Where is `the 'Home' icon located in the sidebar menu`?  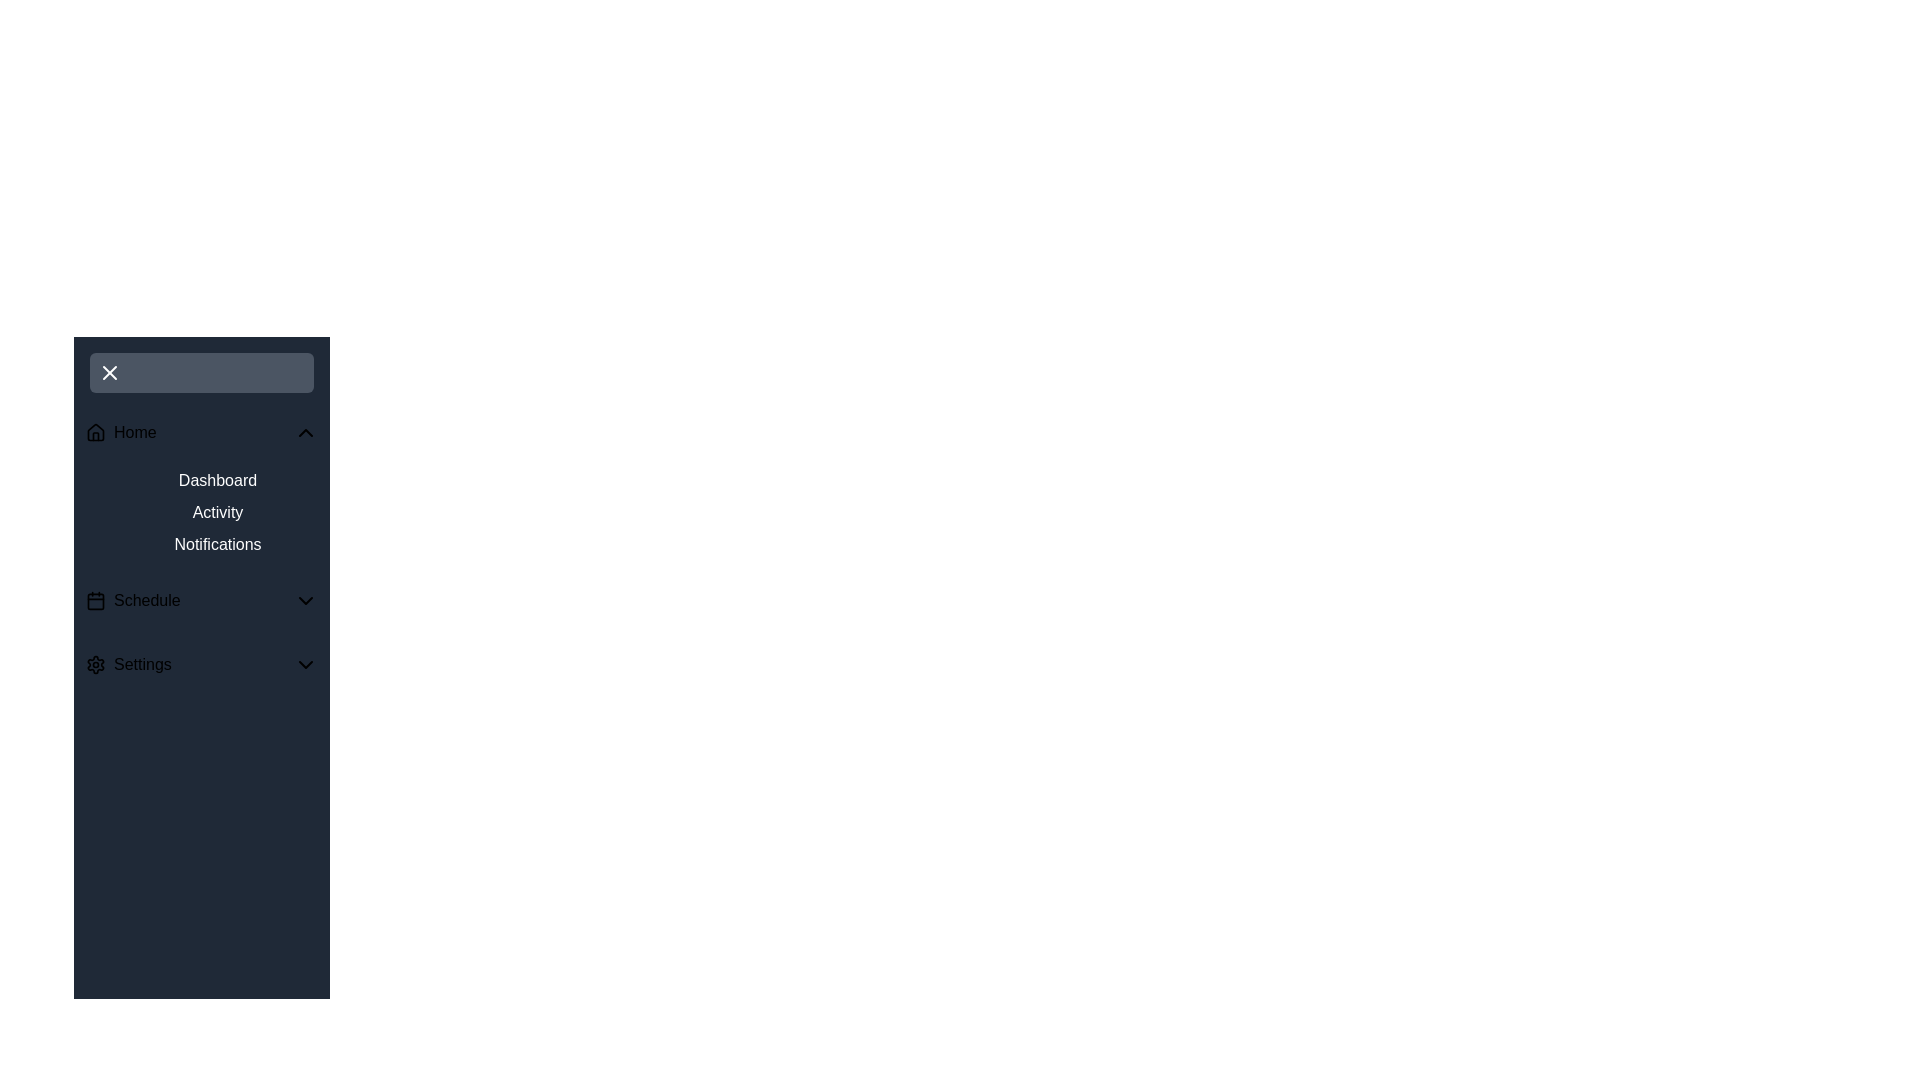
the 'Home' icon located in the sidebar menu is located at coordinates (95, 431).